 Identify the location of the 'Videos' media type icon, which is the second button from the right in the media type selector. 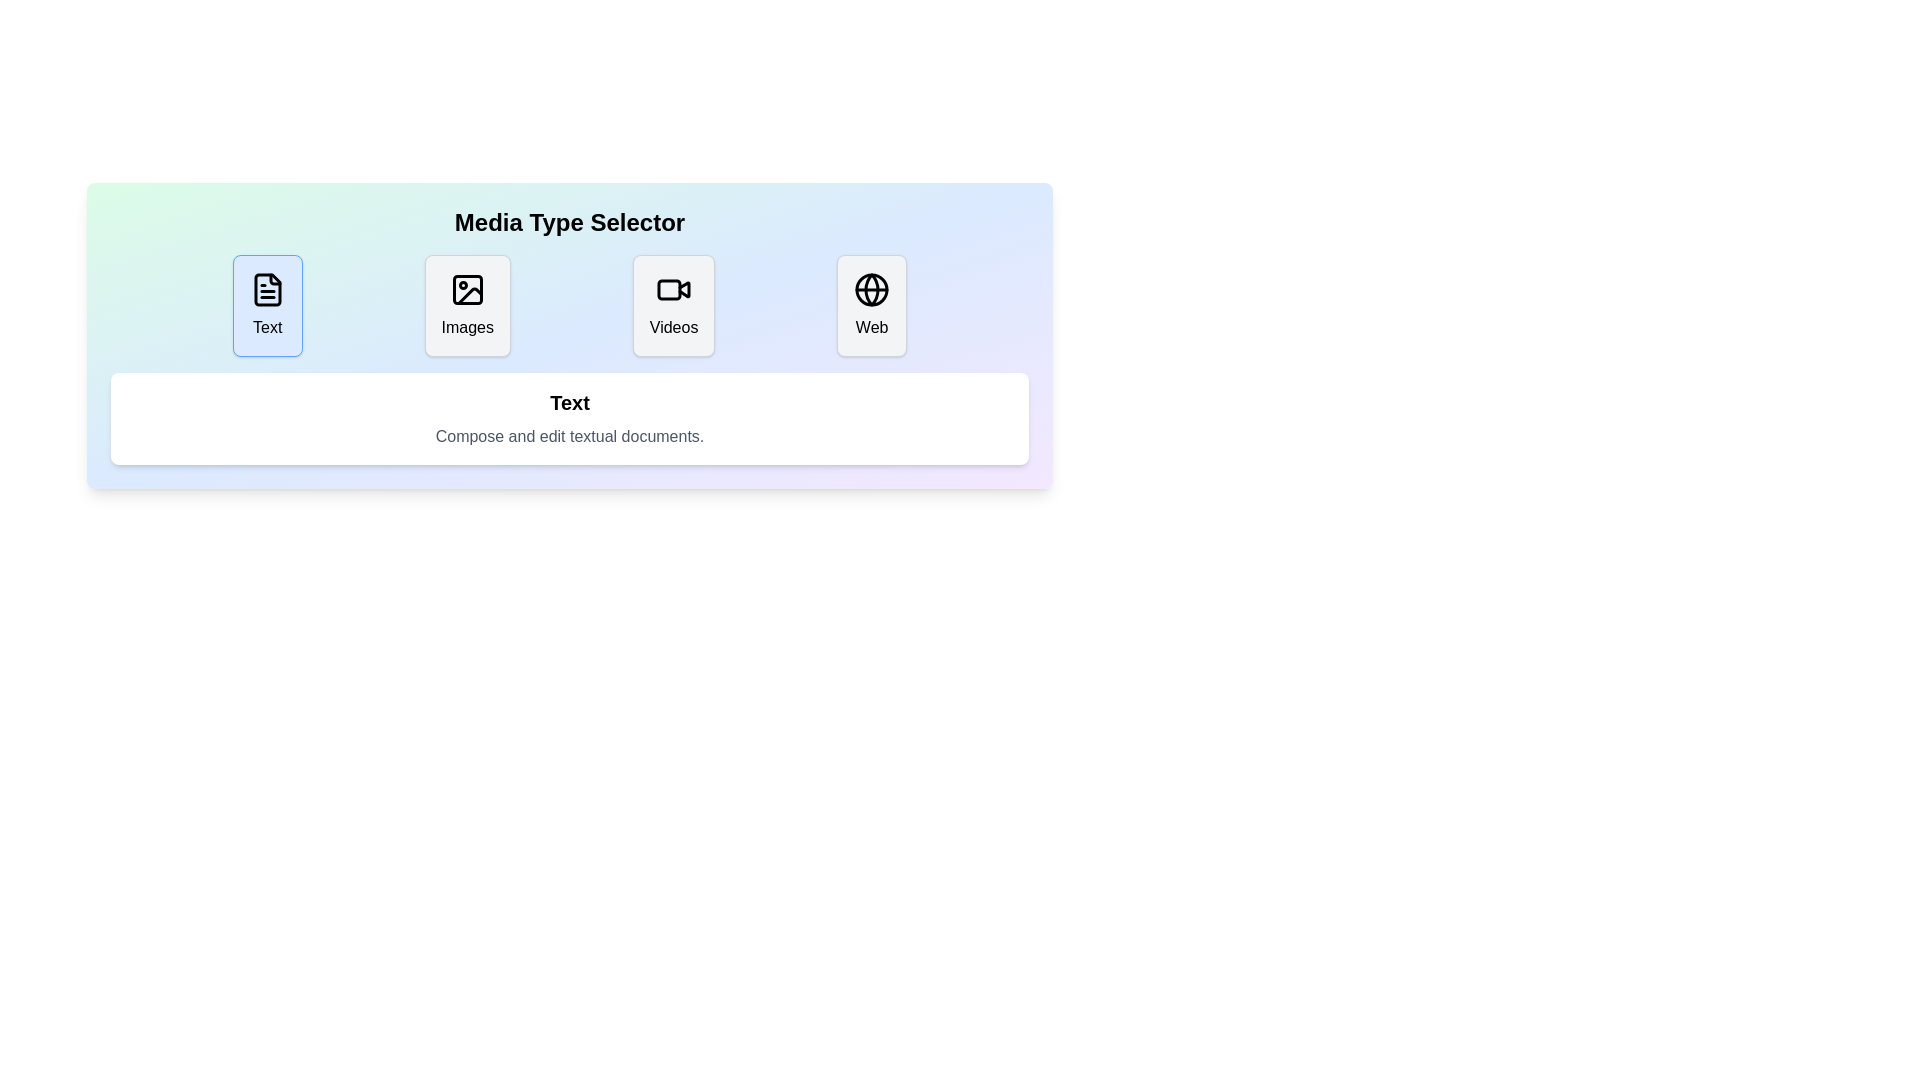
(669, 289).